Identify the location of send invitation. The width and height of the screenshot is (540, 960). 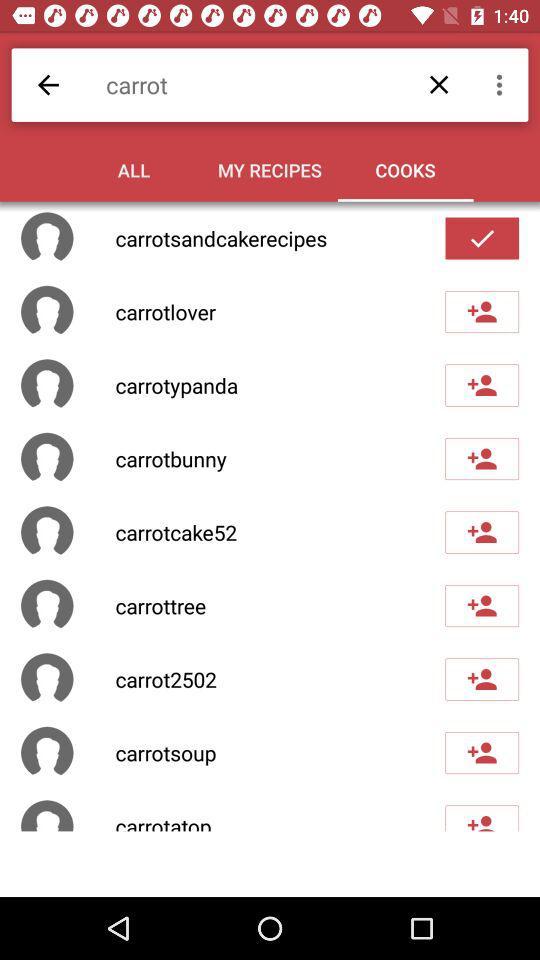
(481, 679).